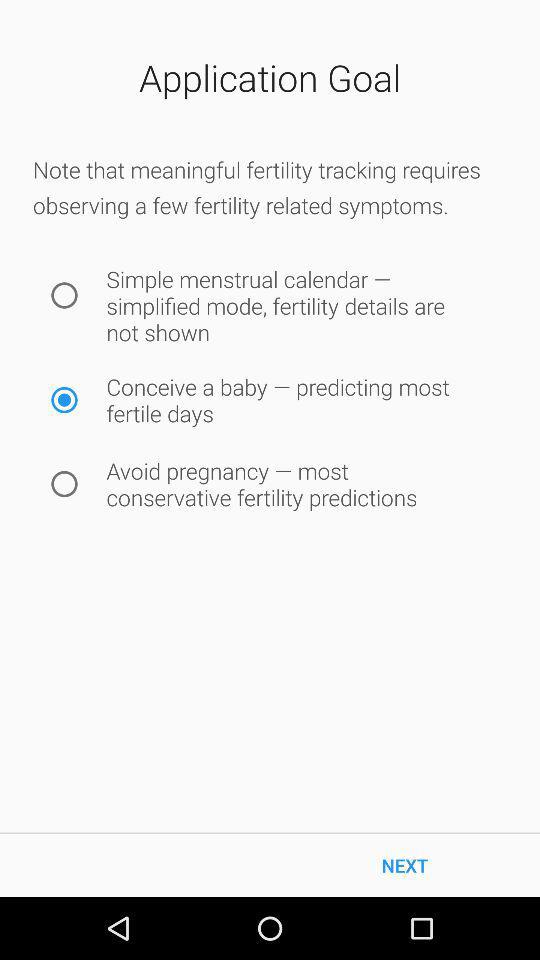  I want to click on choose this application goal, so click(64, 399).